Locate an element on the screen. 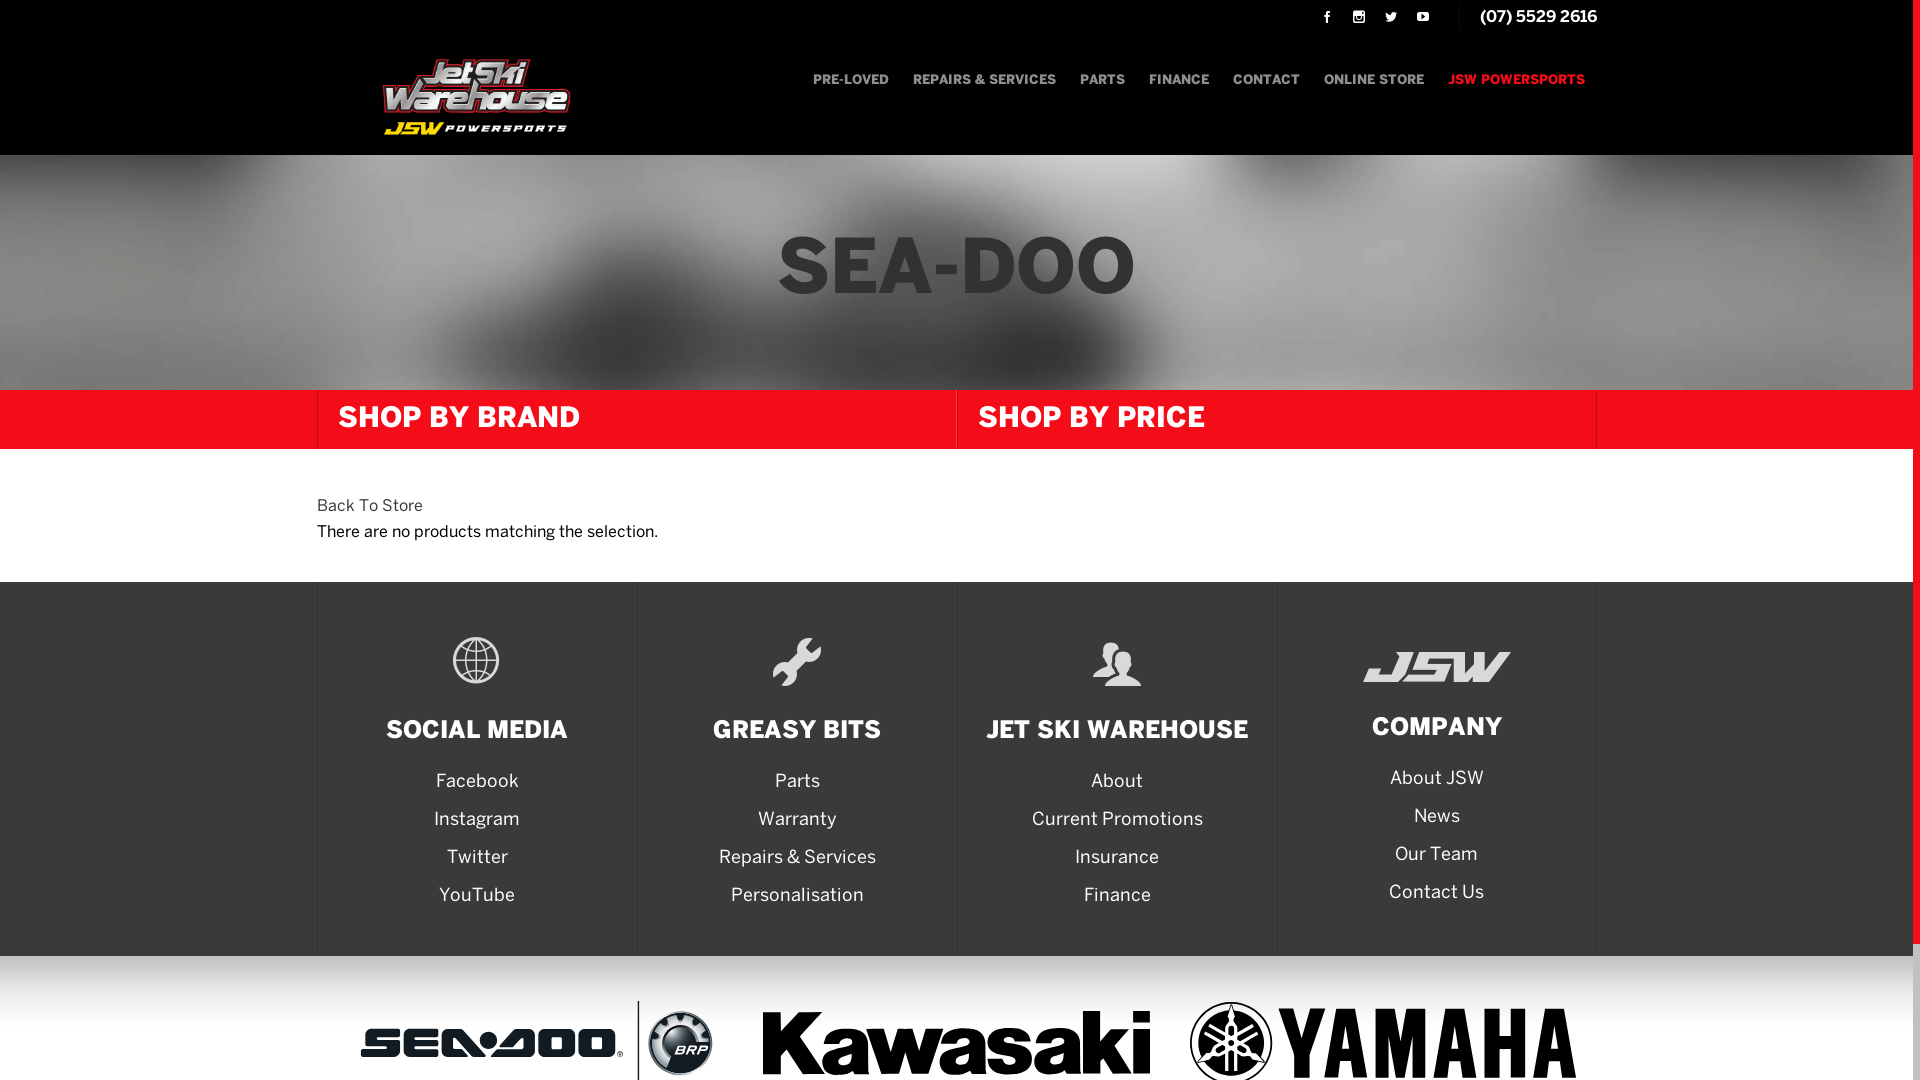 Image resolution: width=1920 pixels, height=1080 pixels. 'Twitter' is located at coordinates (476, 858).